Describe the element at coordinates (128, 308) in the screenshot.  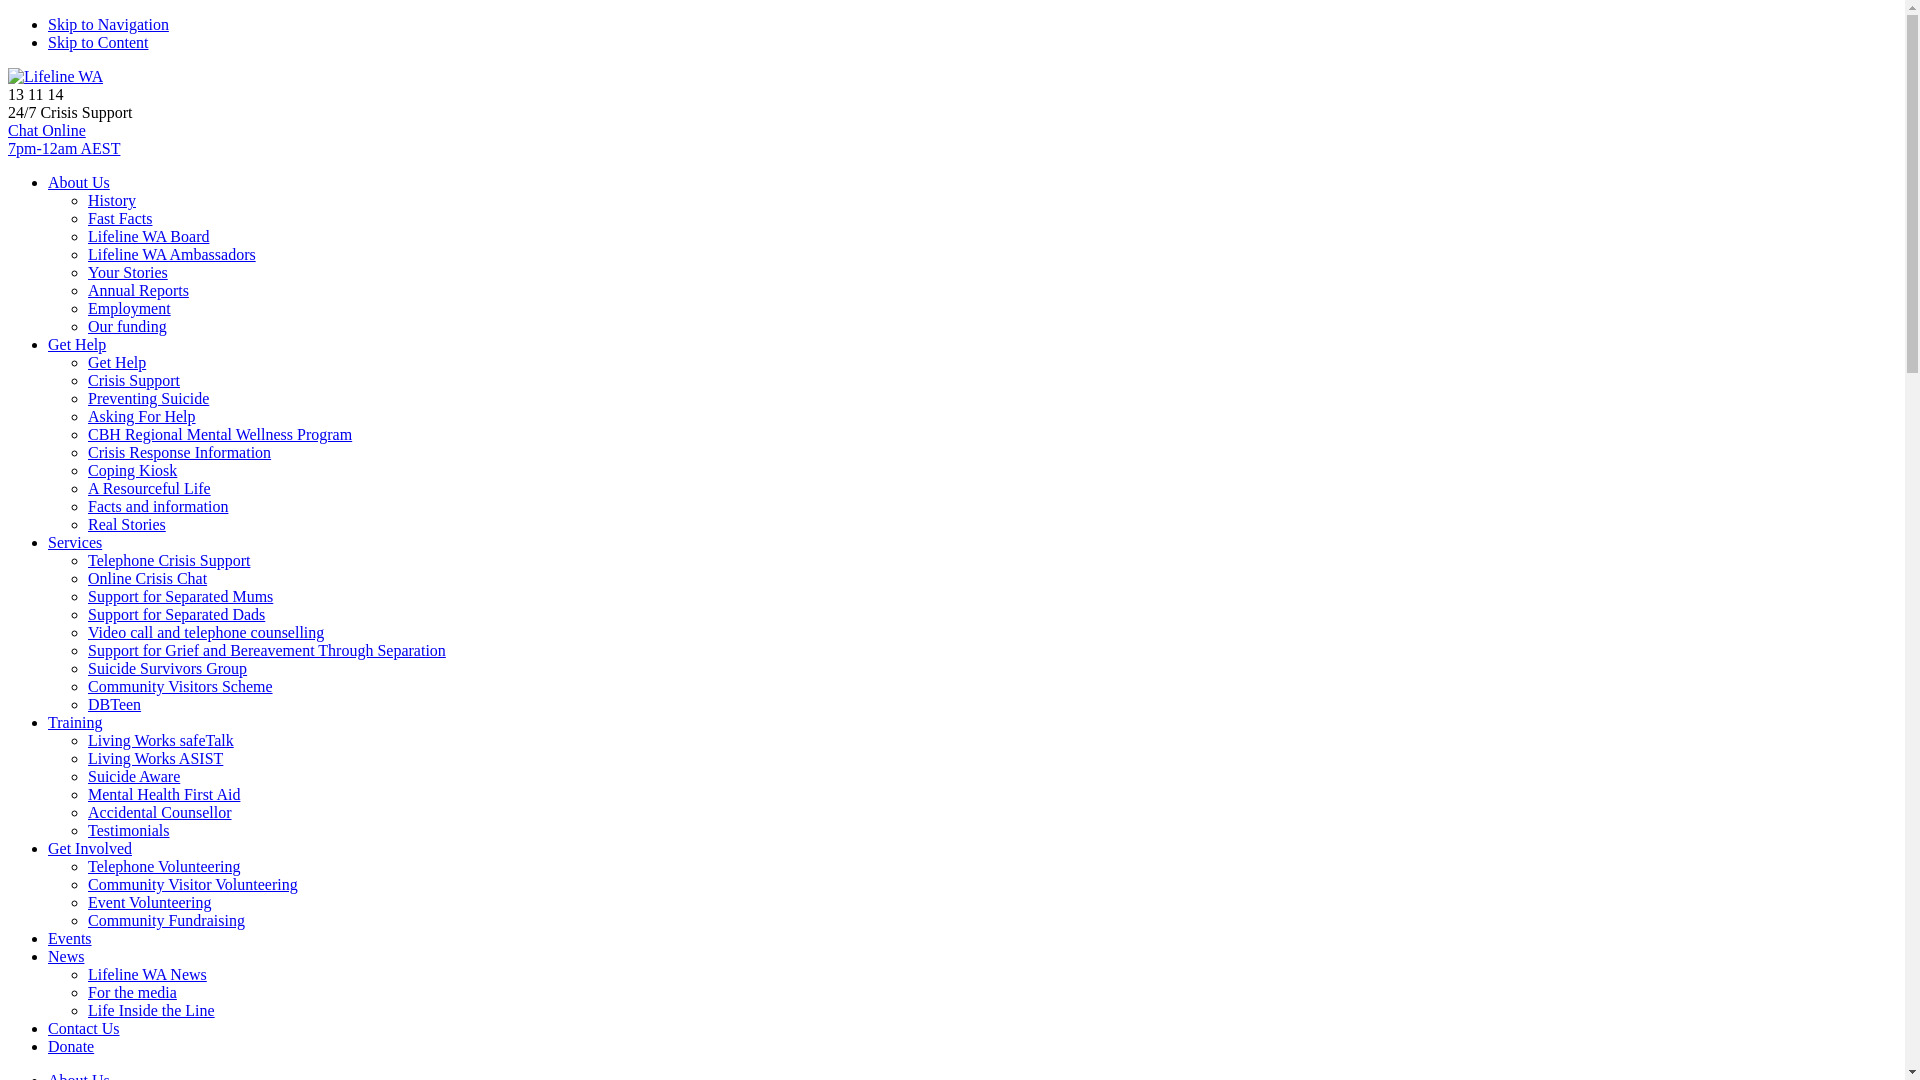
I see `'Employment'` at that location.